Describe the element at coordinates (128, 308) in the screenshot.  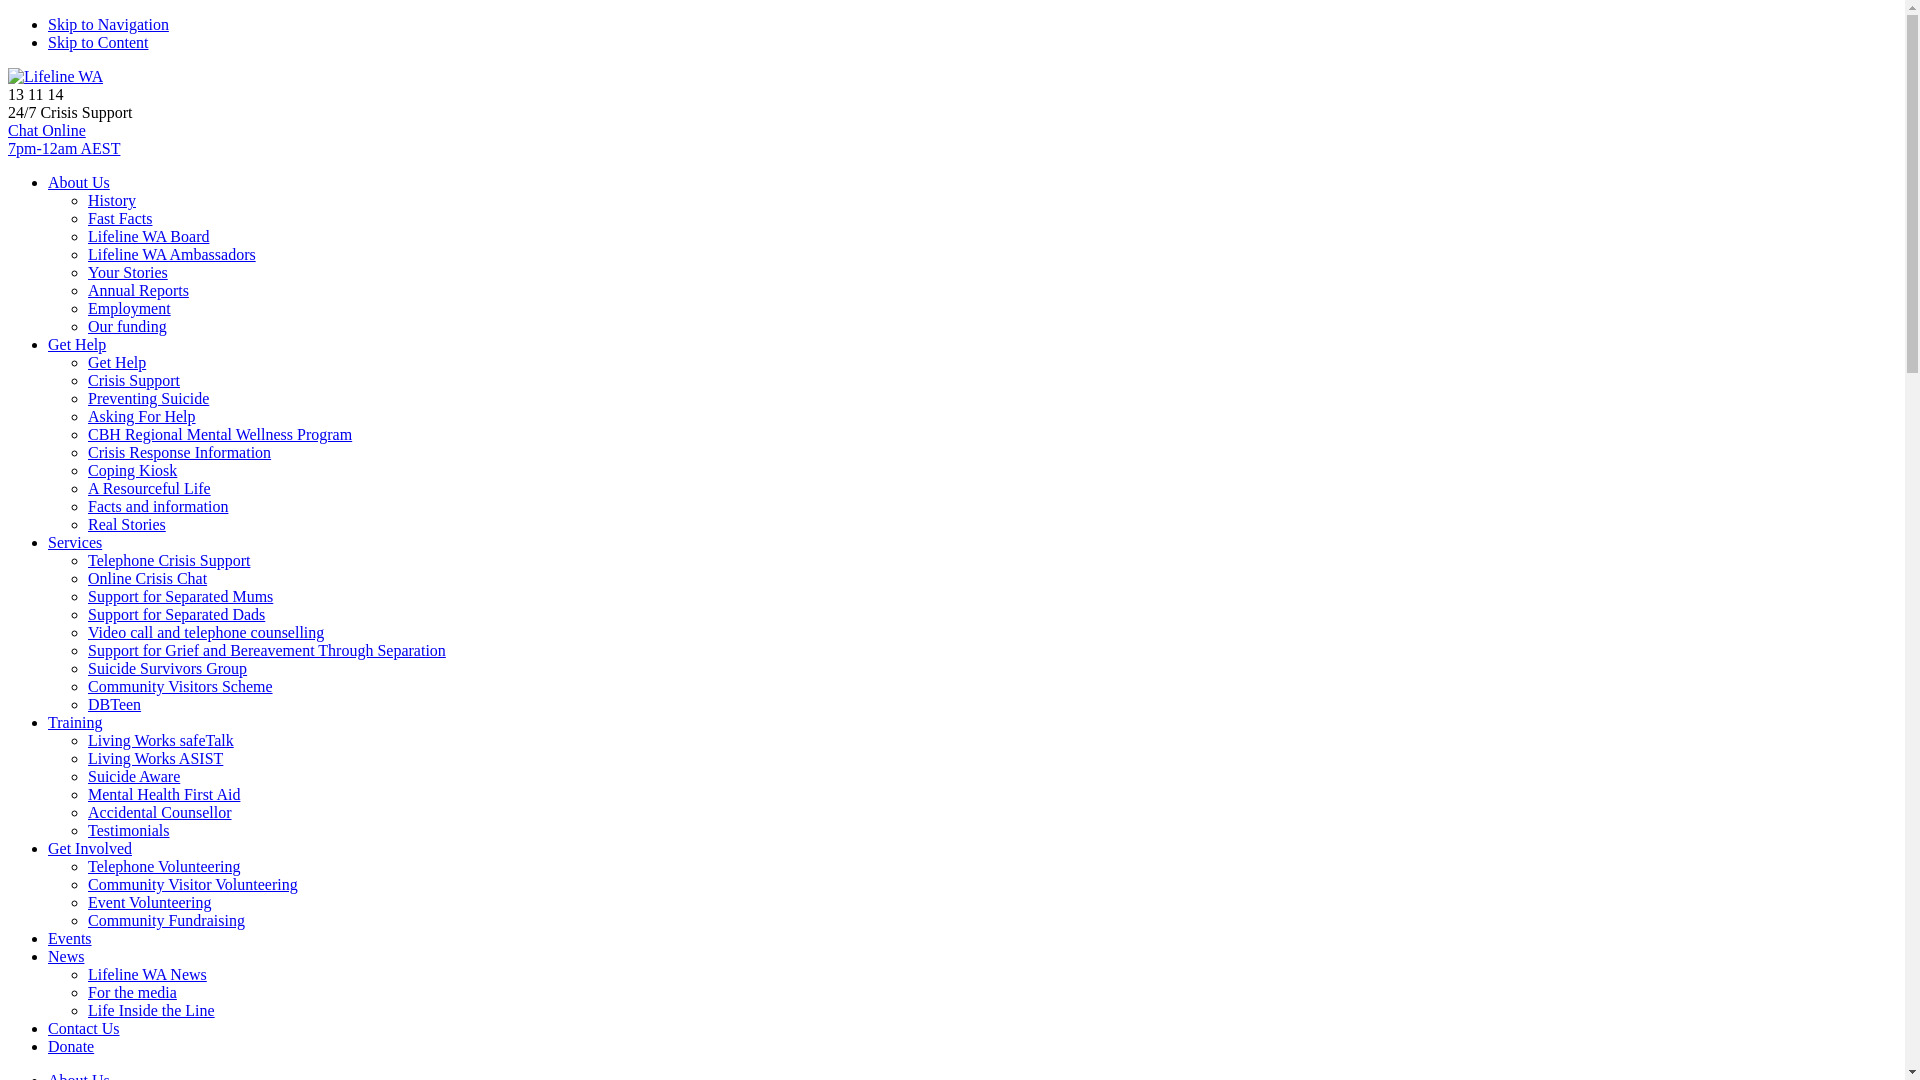
I see `'Employment'` at that location.